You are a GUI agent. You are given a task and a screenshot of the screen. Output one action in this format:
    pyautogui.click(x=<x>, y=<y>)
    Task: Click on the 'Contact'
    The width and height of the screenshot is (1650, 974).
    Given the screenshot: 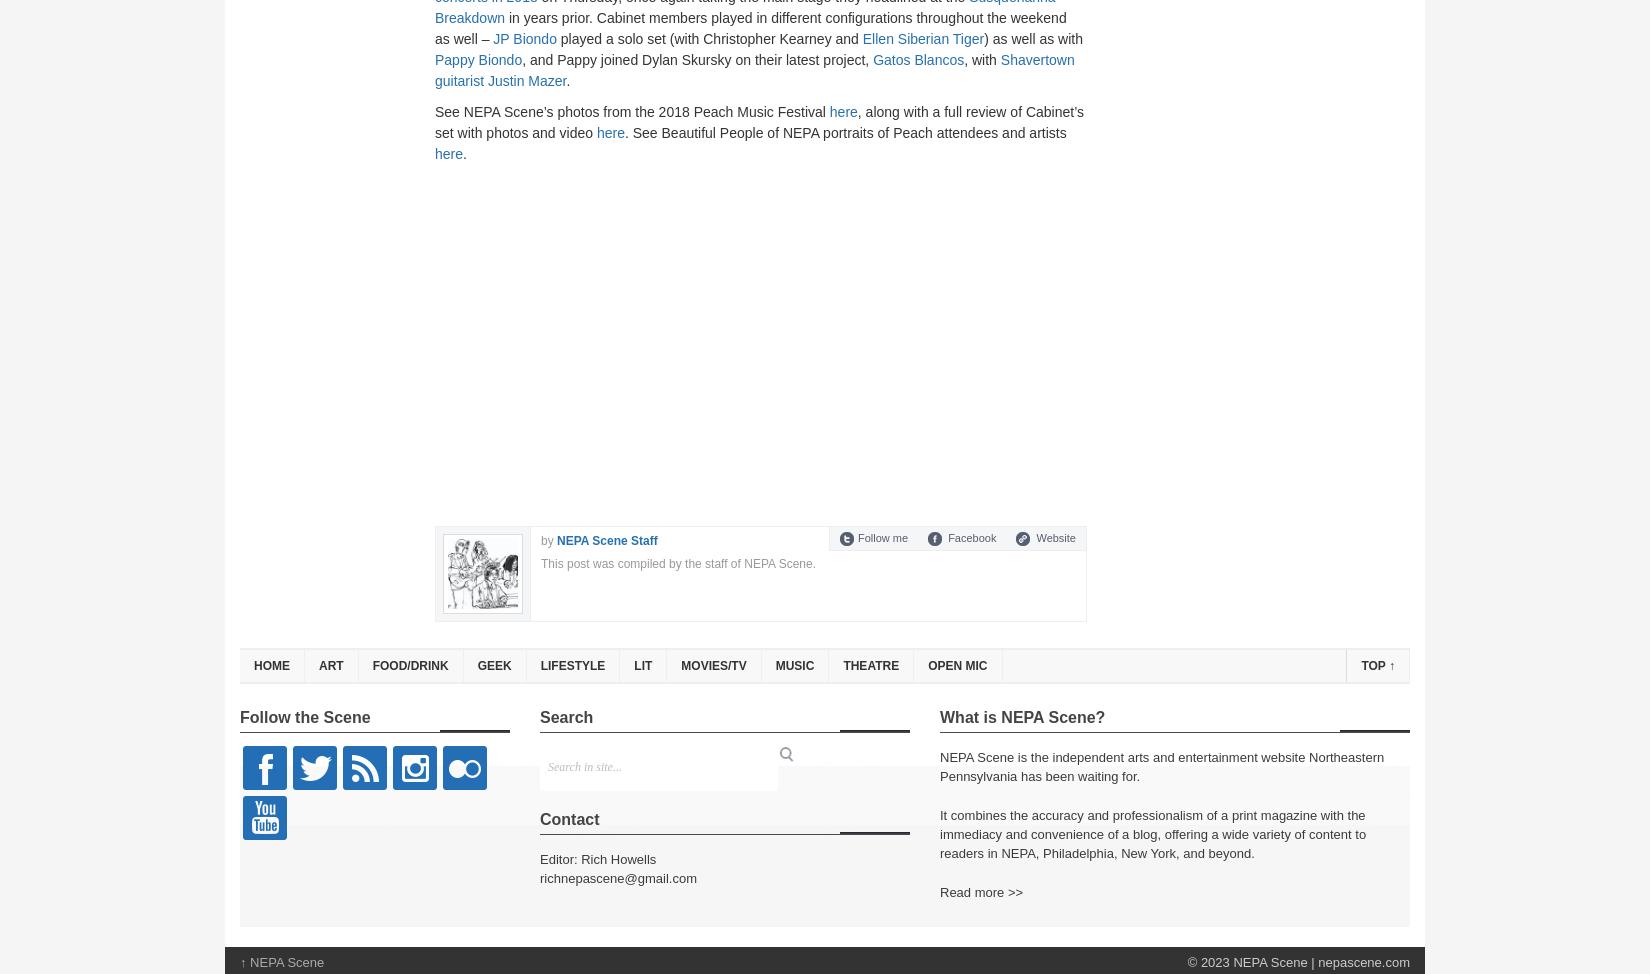 What is the action you would take?
    pyautogui.click(x=568, y=819)
    